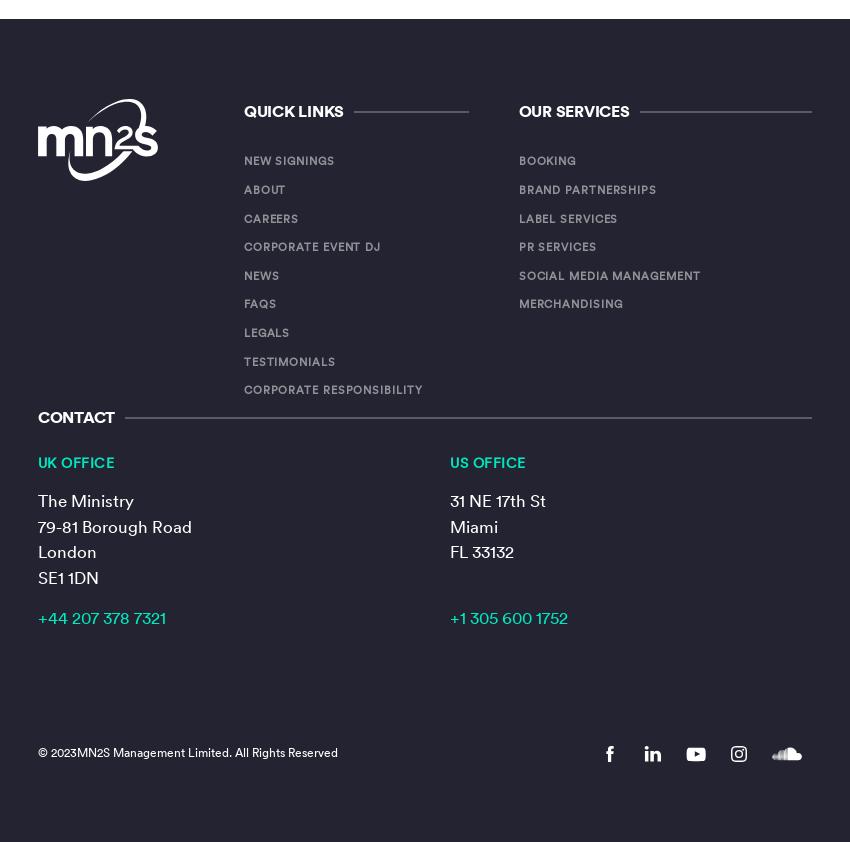 Image resolution: width=850 pixels, height=842 pixels. Describe the element at coordinates (288, 360) in the screenshot. I see `'Testimonials'` at that location.